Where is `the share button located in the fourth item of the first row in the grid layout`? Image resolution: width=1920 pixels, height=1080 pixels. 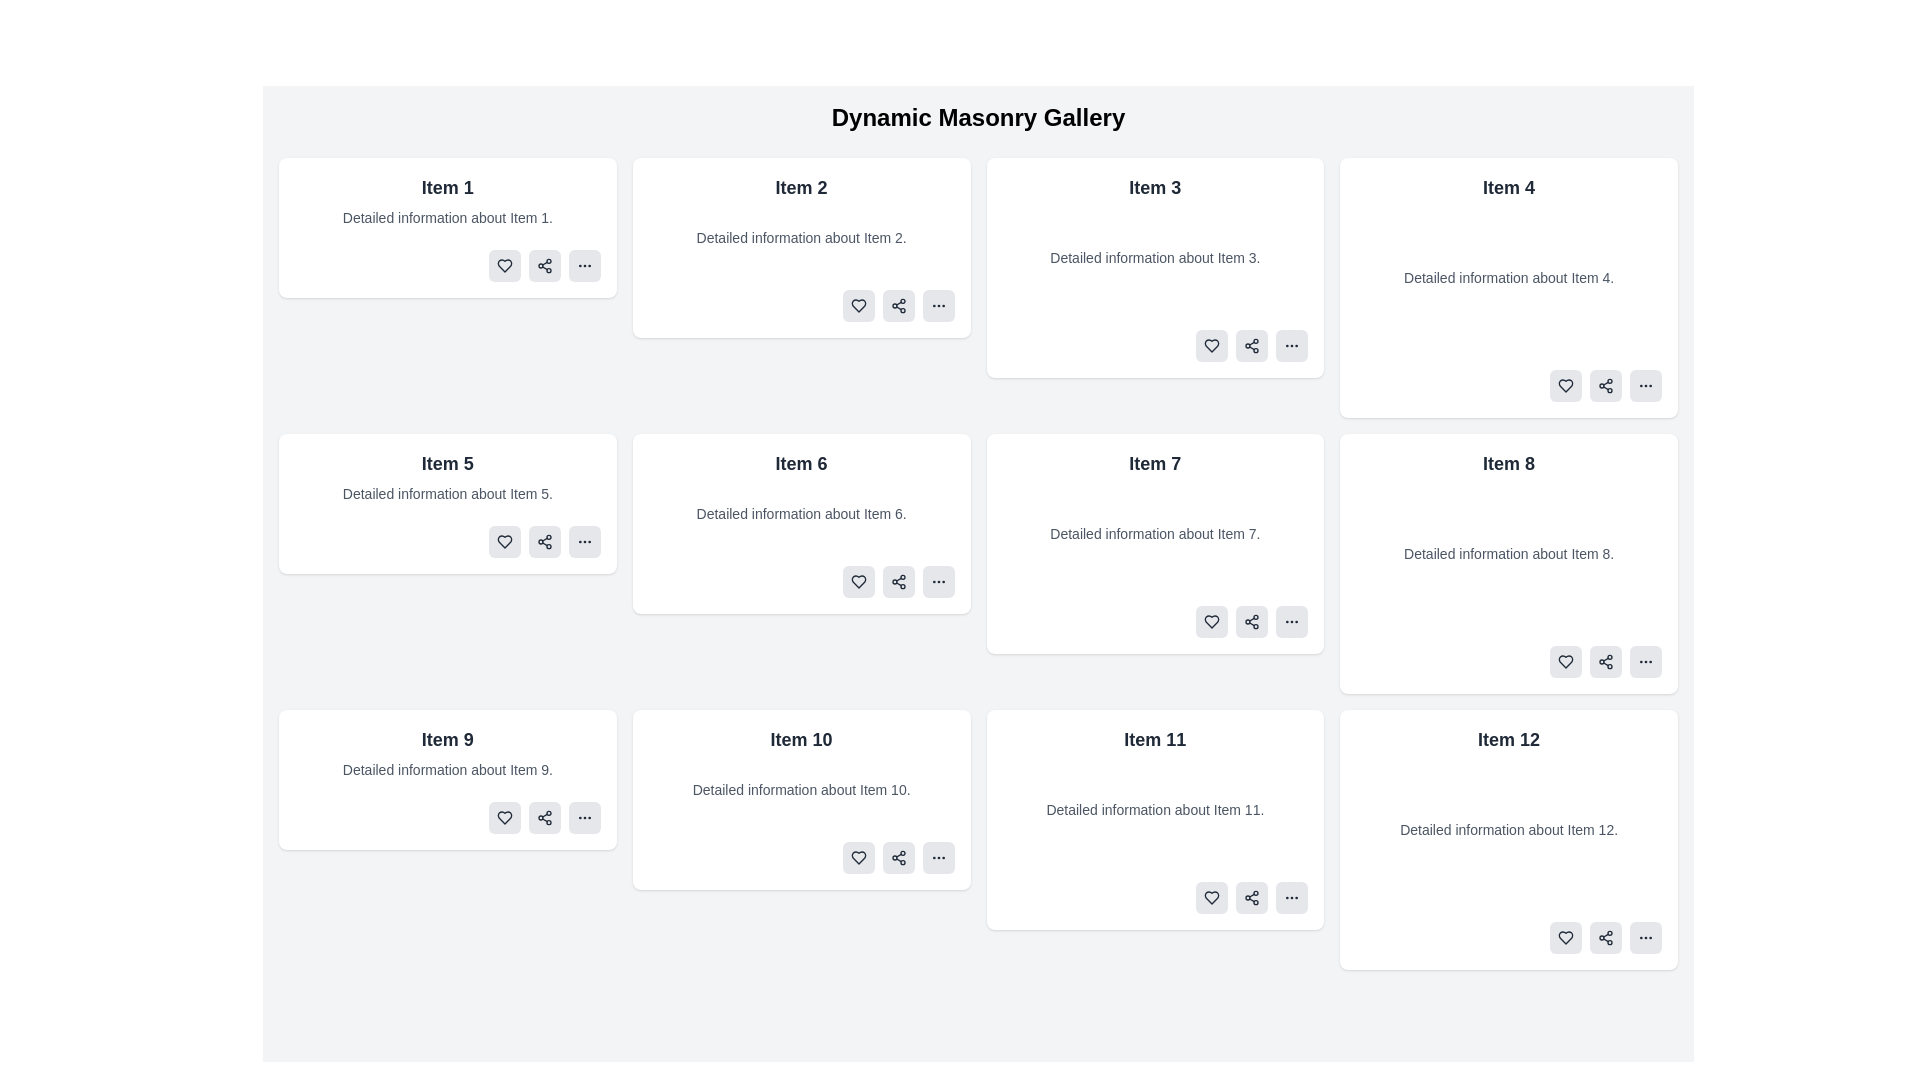 the share button located in the fourth item of the first row in the grid layout is located at coordinates (1606, 385).